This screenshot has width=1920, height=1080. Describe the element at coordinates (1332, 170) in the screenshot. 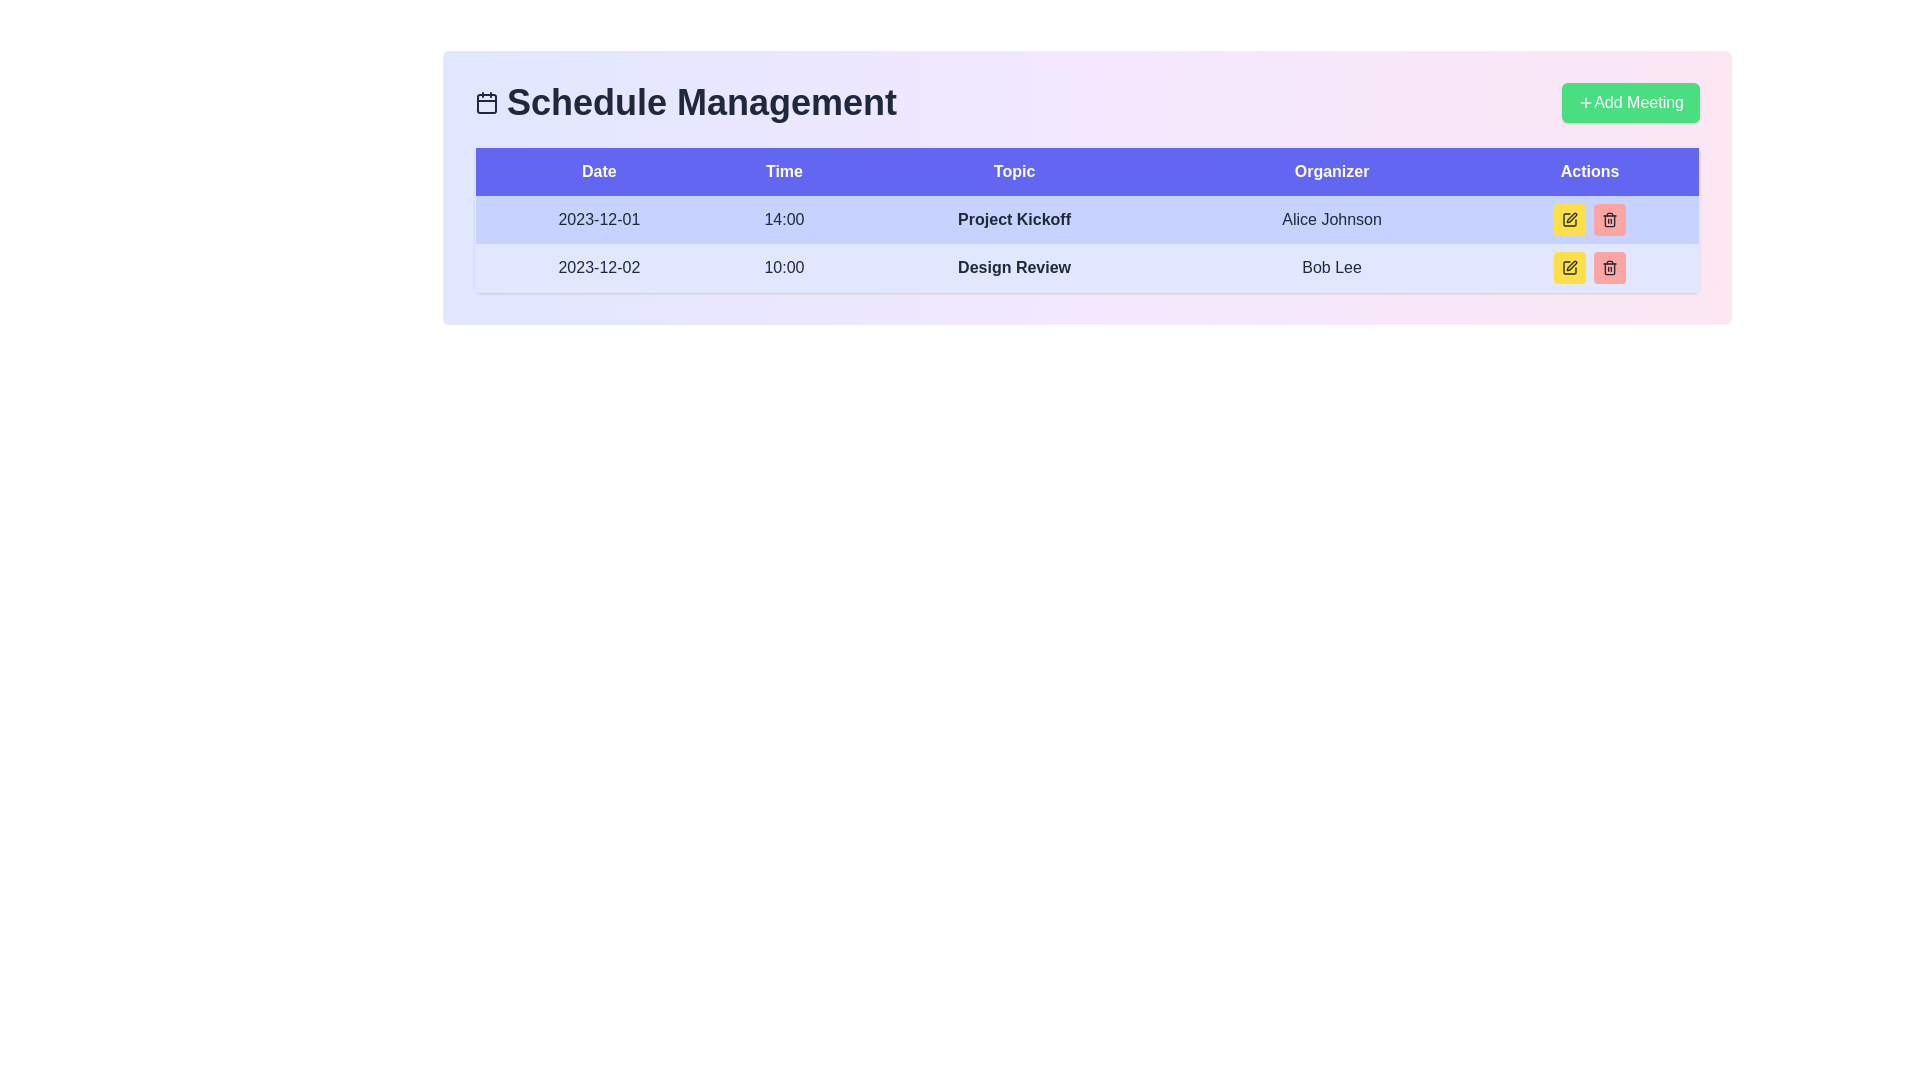

I see `text of the Header label indicating the organizer of the events, which is the fourth column header in the table, positioned between 'Topic' and 'Actions'` at that location.